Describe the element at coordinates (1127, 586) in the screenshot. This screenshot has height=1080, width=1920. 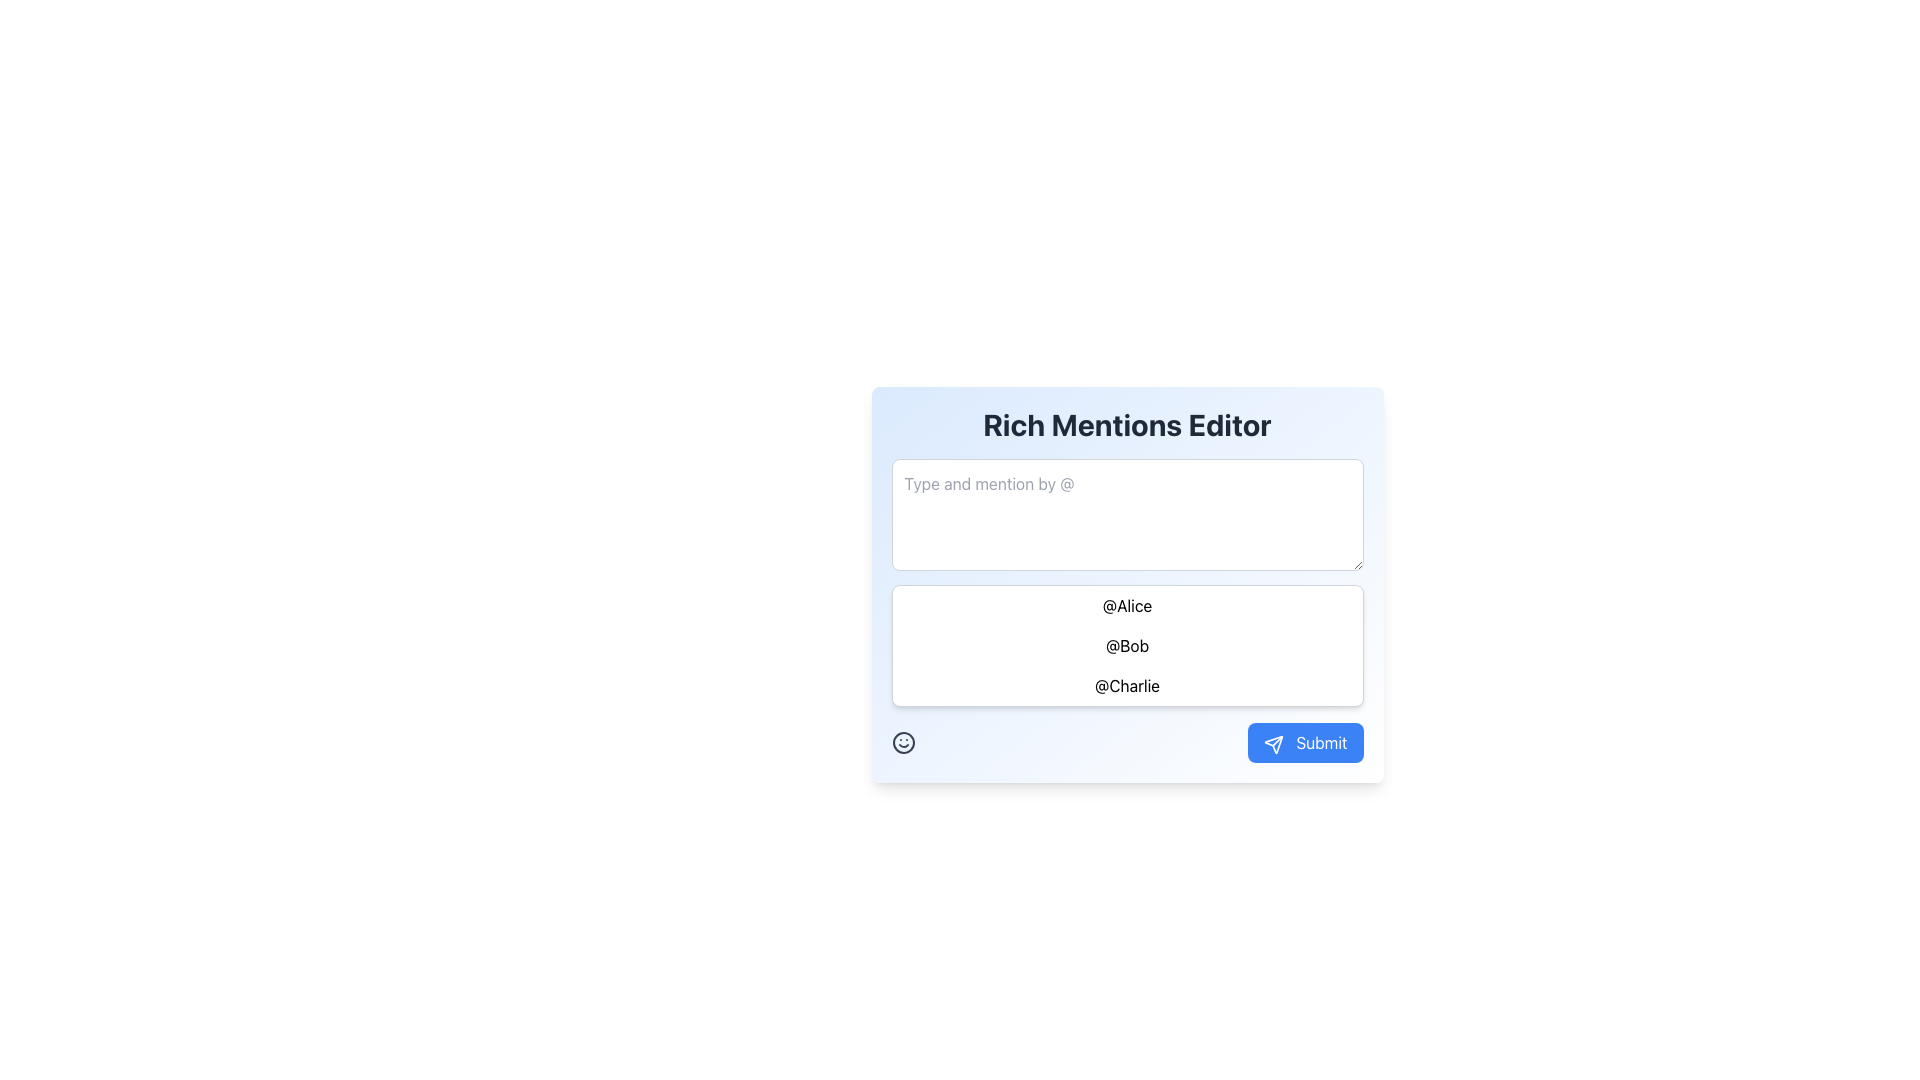
I see `the mention '@Alice' within the rich mention editor UI component` at that location.